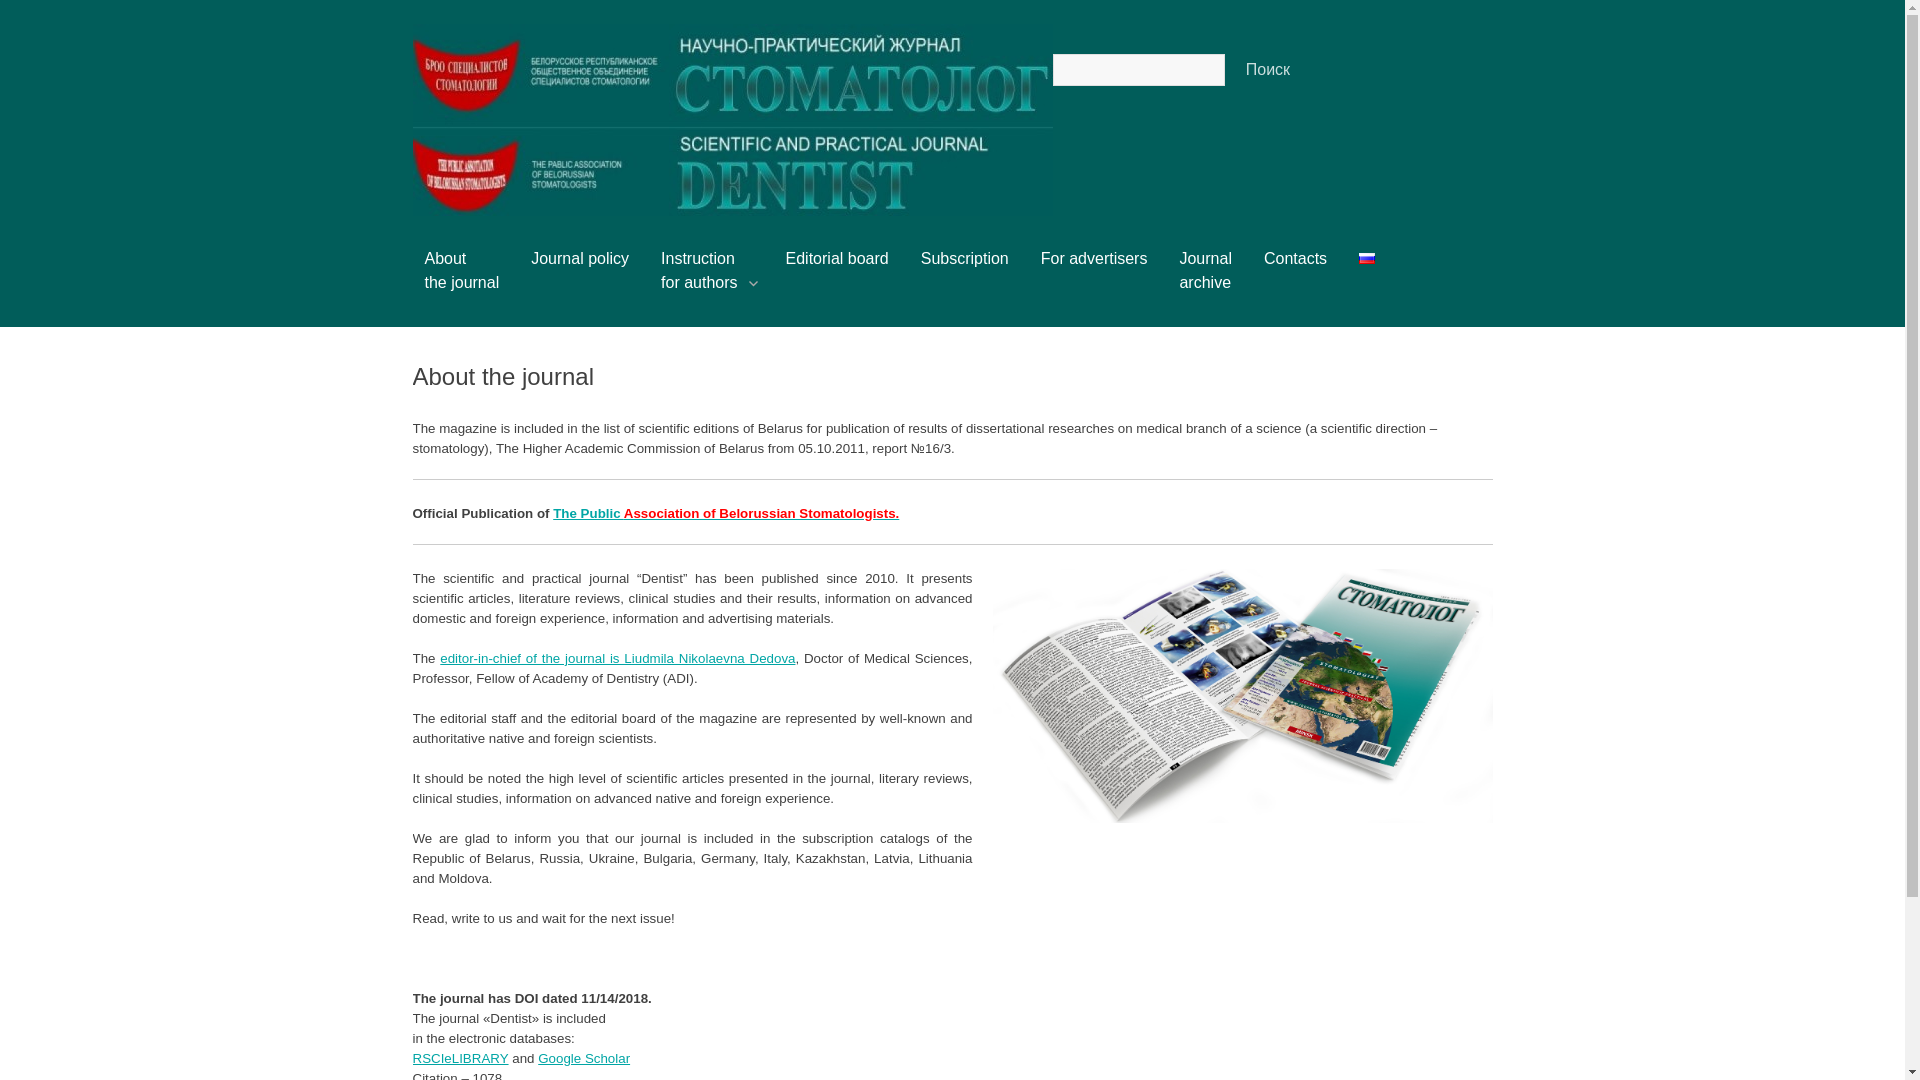 This screenshot has width=1920, height=1080. Describe the element at coordinates (537, 1057) in the screenshot. I see `'Google Scholar'` at that location.